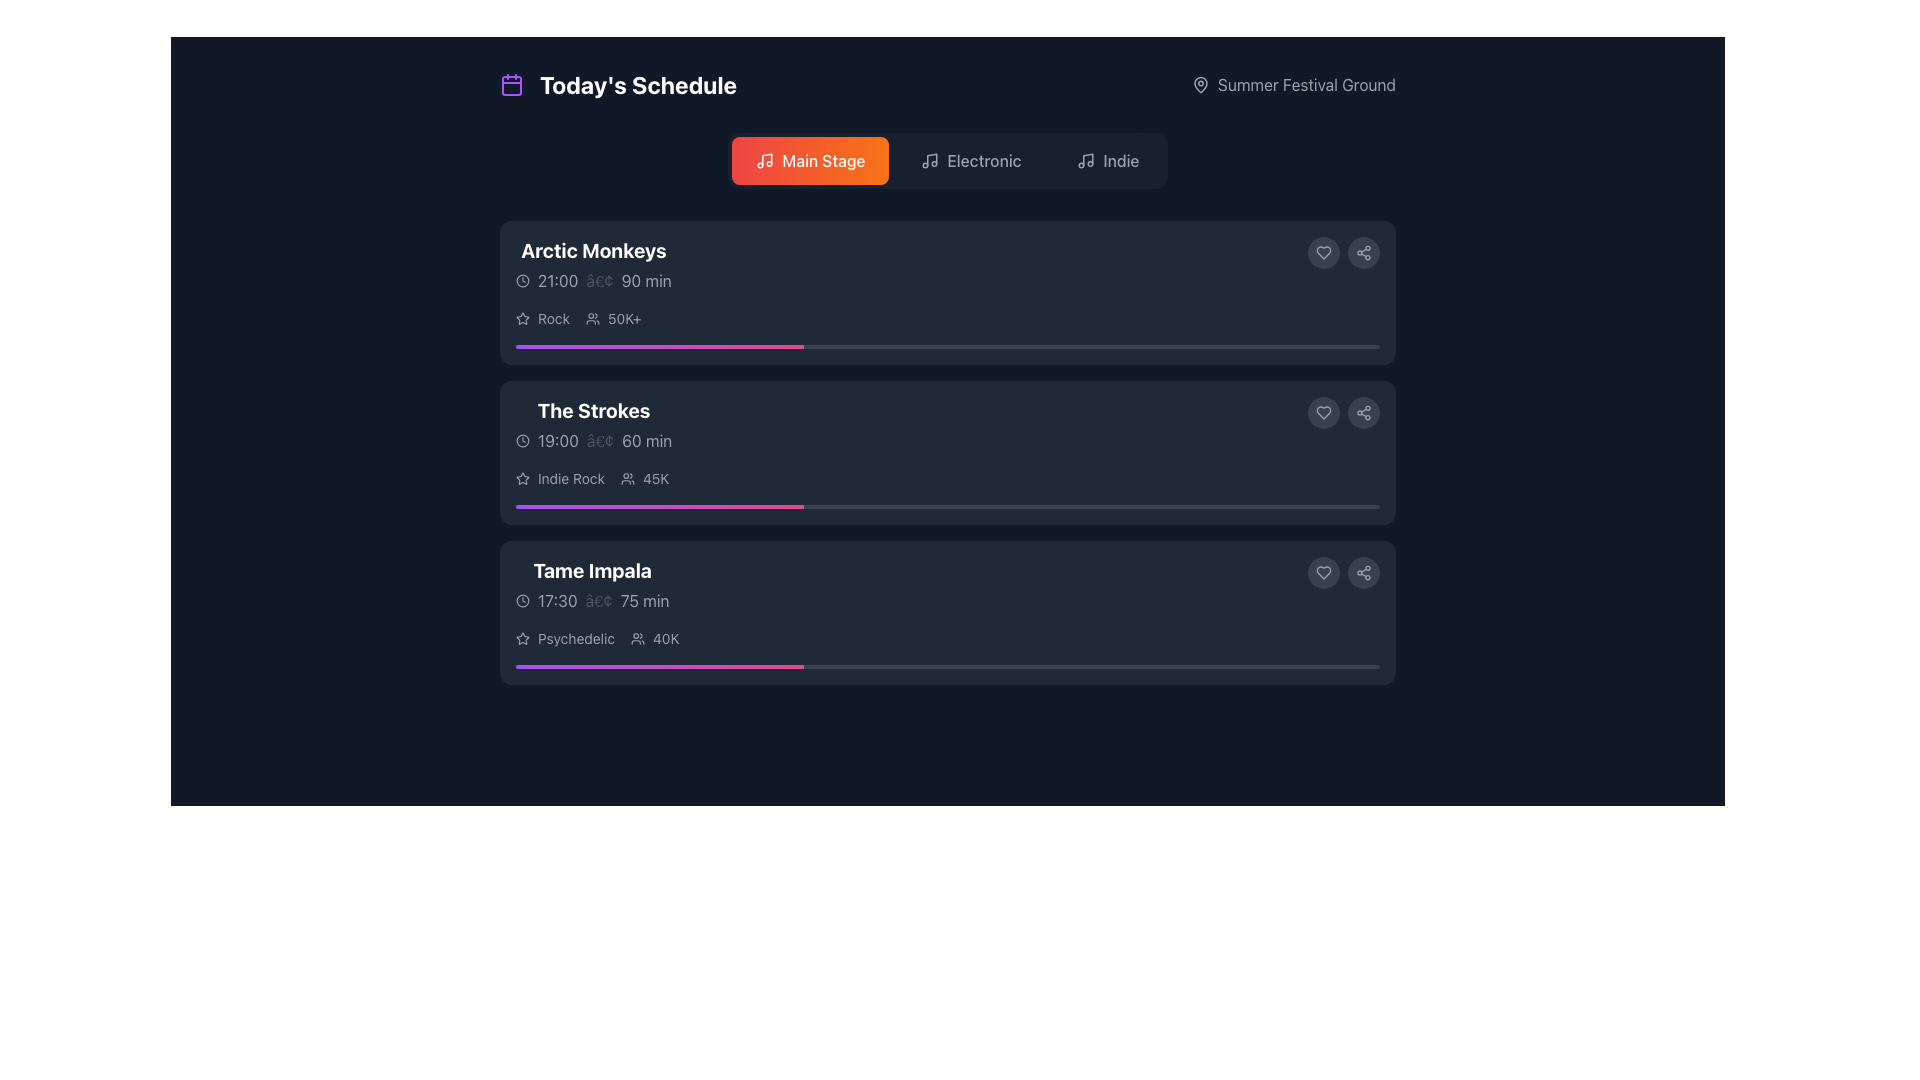 The image size is (1920, 1080). What do you see at coordinates (1087, 158) in the screenshot?
I see `vertical line component of the music note icon in the top navigation area under the 'Indie' category button using developer tools` at bounding box center [1087, 158].